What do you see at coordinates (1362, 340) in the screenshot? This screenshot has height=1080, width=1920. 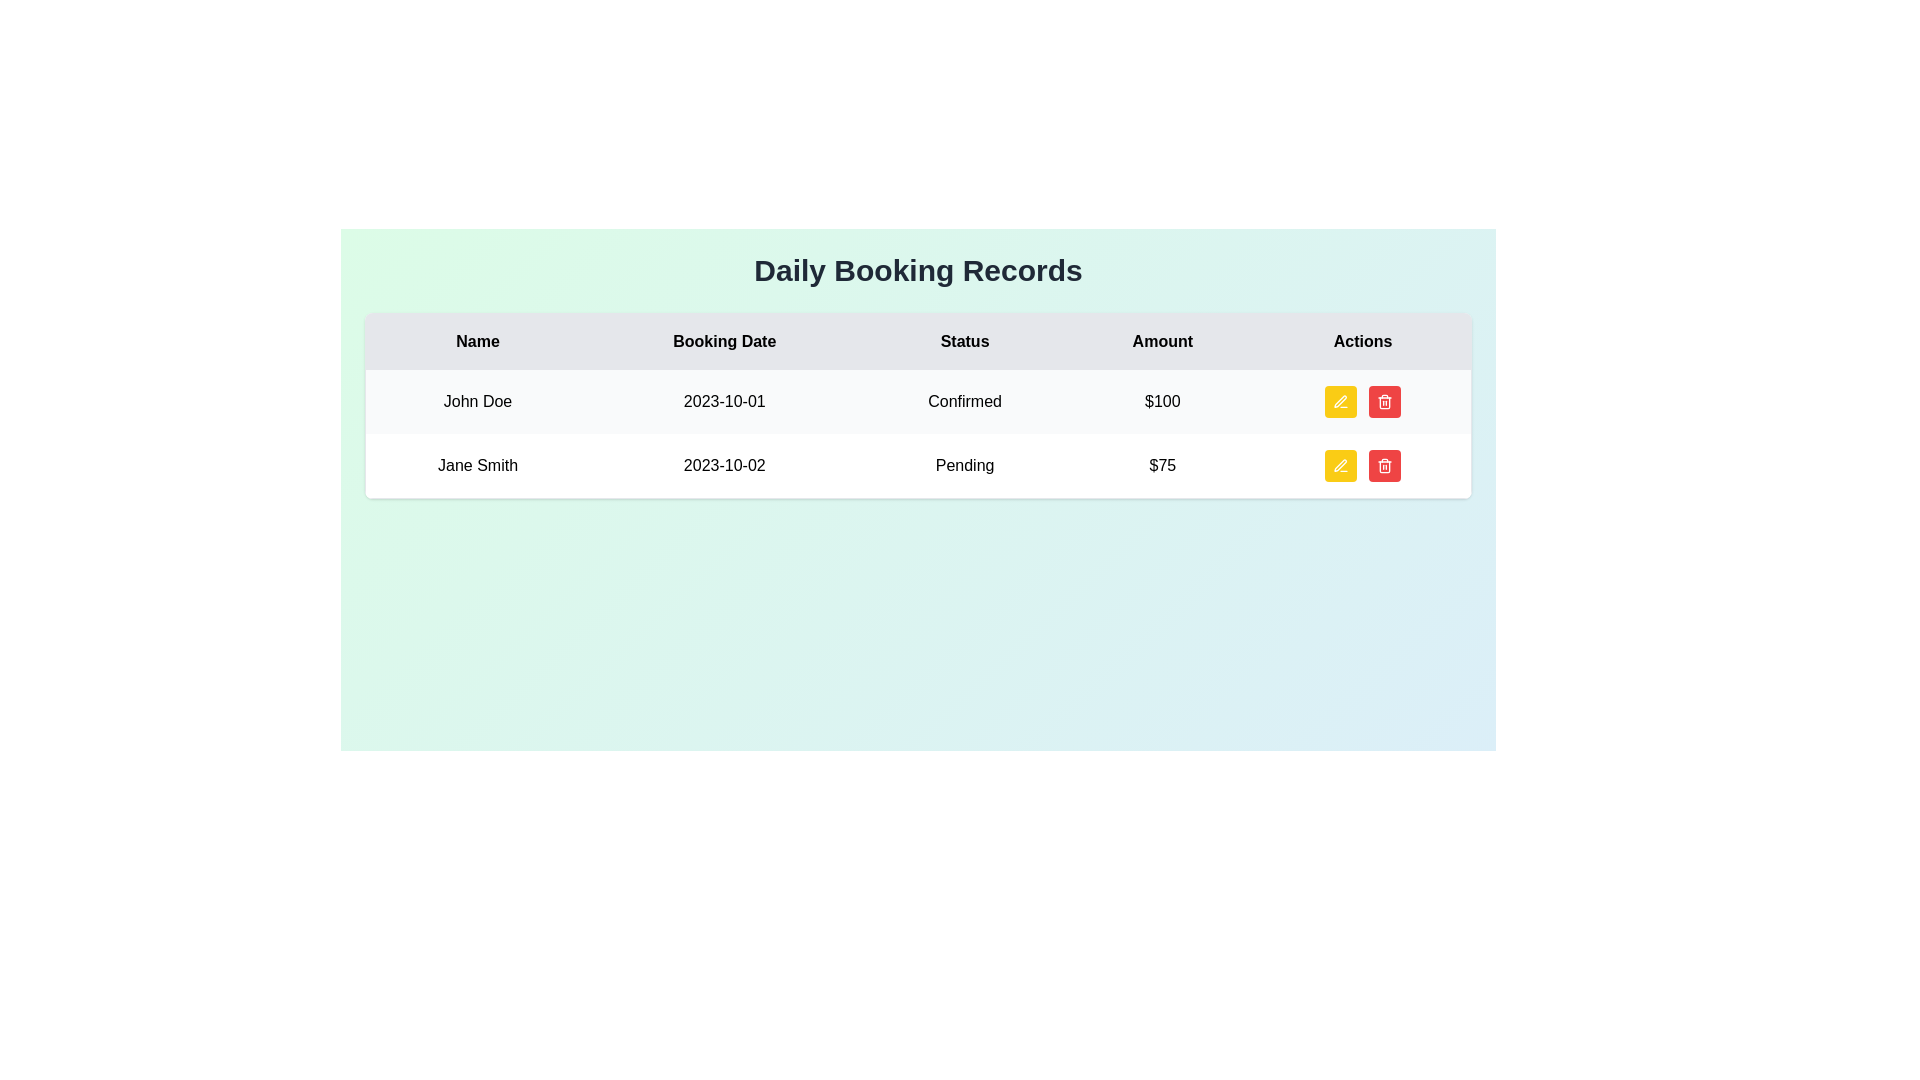 I see `the text label with bold black text 'Actions' in the last cell of the header row of the table` at bounding box center [1362, 340].